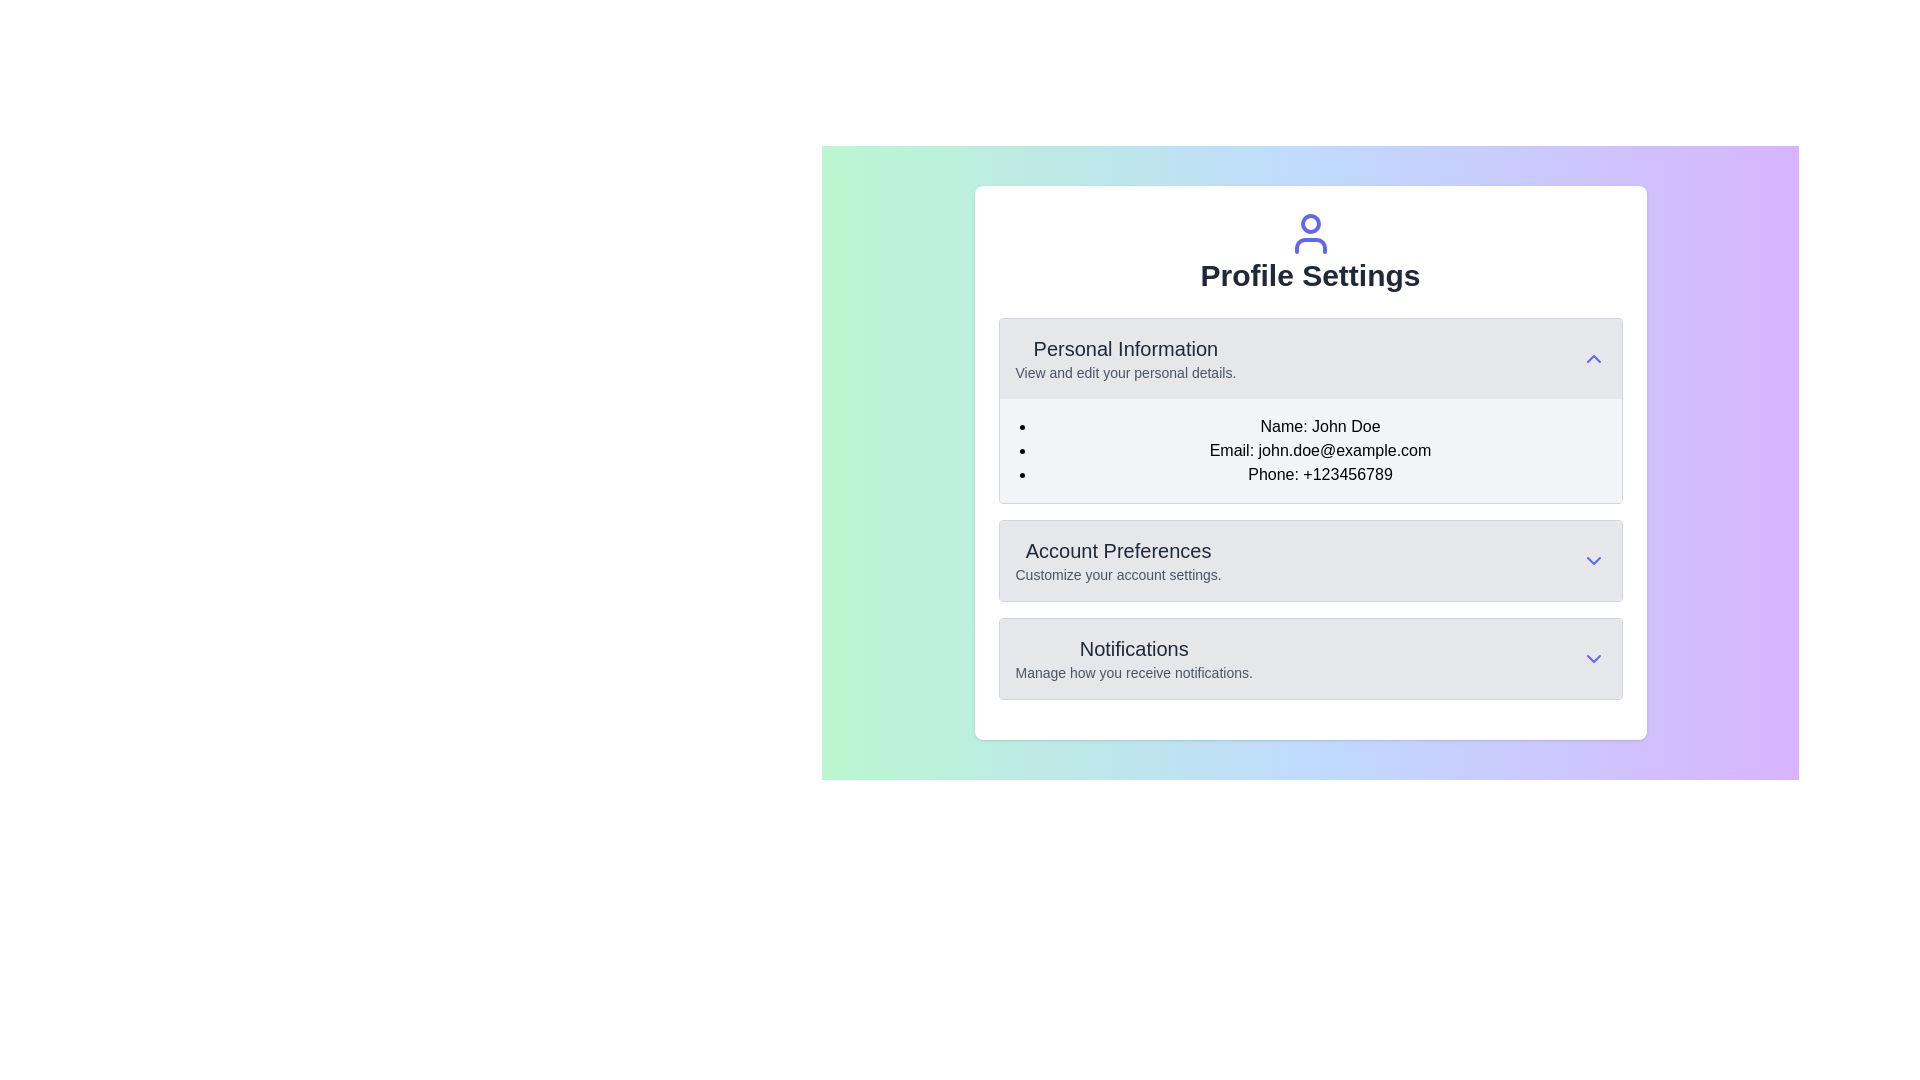 The height and width of the screenshot is (1080, 1920). Describe the element at coordinates (1592, 560) in the screenshot. I see `the Dropdown toggle icon located at the far right of the 'Account Preferences' section header` at that location.